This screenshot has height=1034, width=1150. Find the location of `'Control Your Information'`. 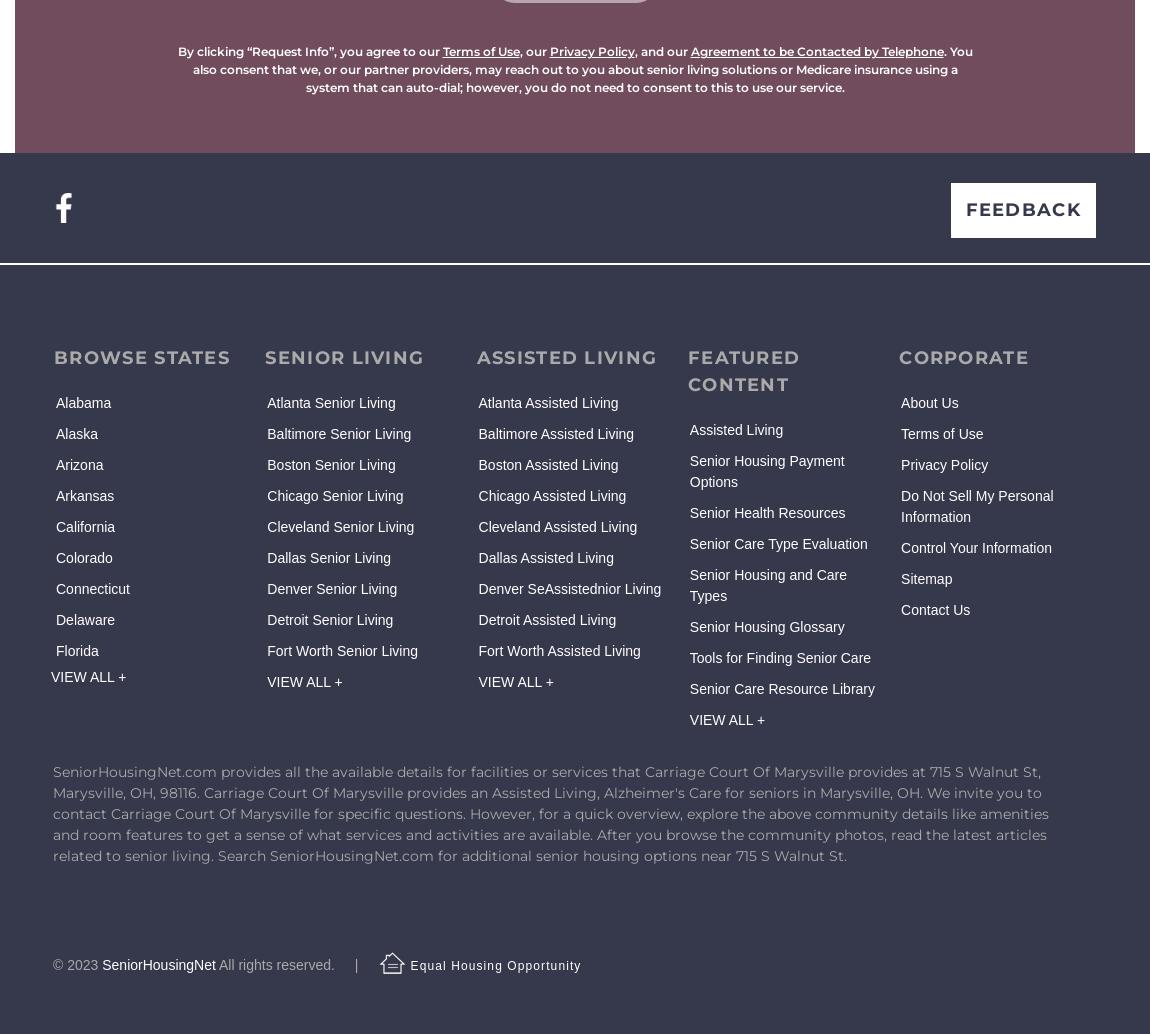

'Control Your Information' is located at coordinates (976, 548).